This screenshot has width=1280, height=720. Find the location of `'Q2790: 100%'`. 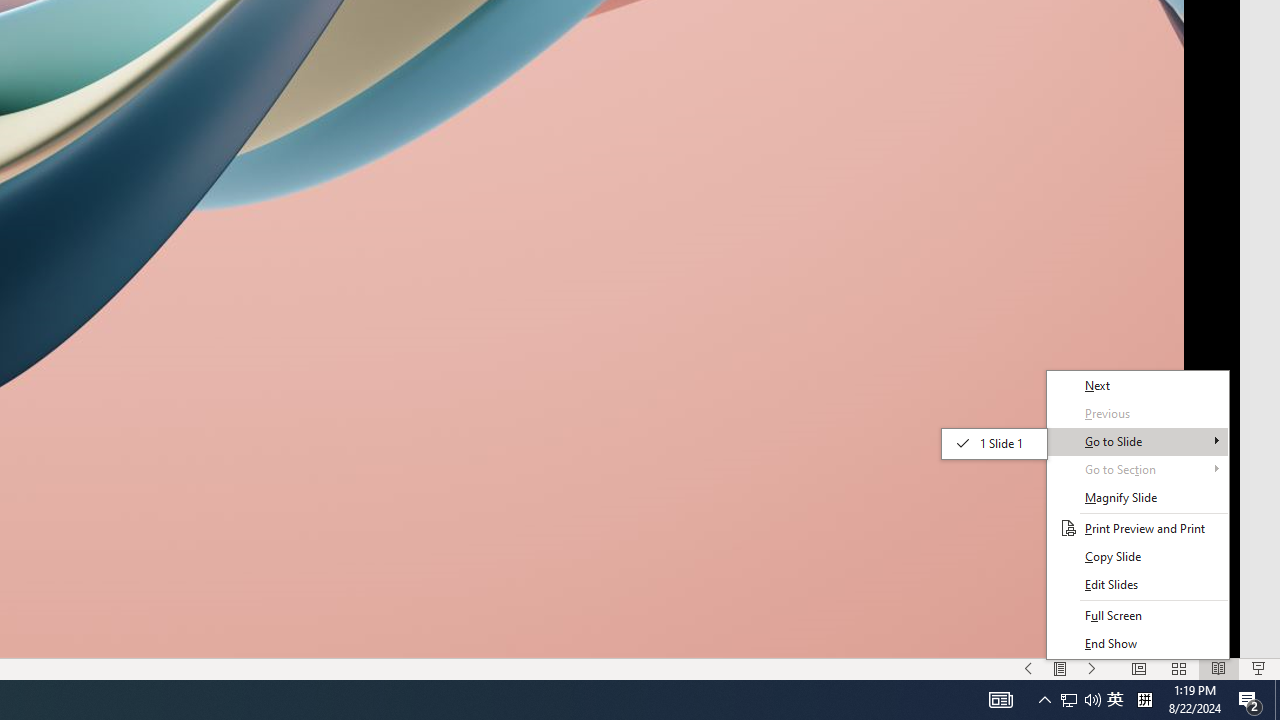

'Q2790: 100%' is located at coordinates (1079, 698).